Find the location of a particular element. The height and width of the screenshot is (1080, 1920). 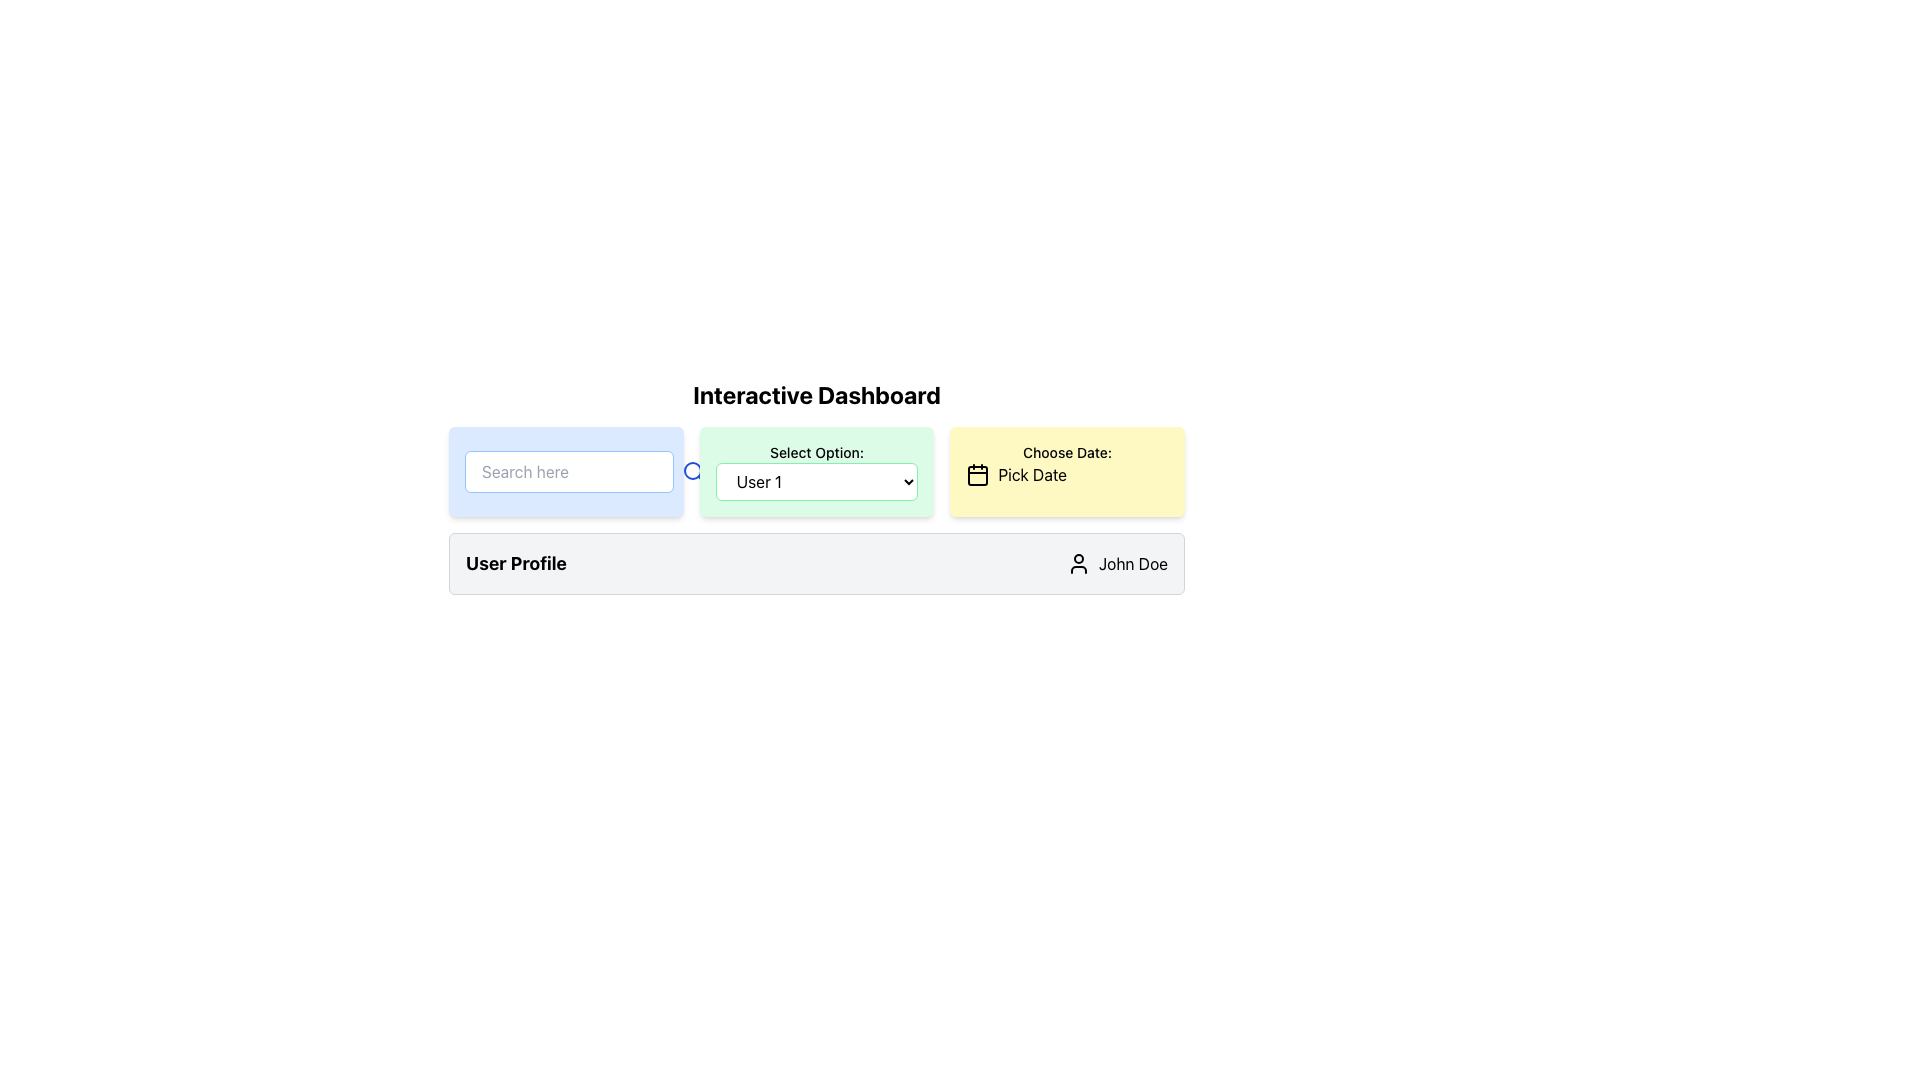

the dropdown menu labeled 'Select Option:' which is centrally positioned and has a green background is located at coordinates (816, 486).